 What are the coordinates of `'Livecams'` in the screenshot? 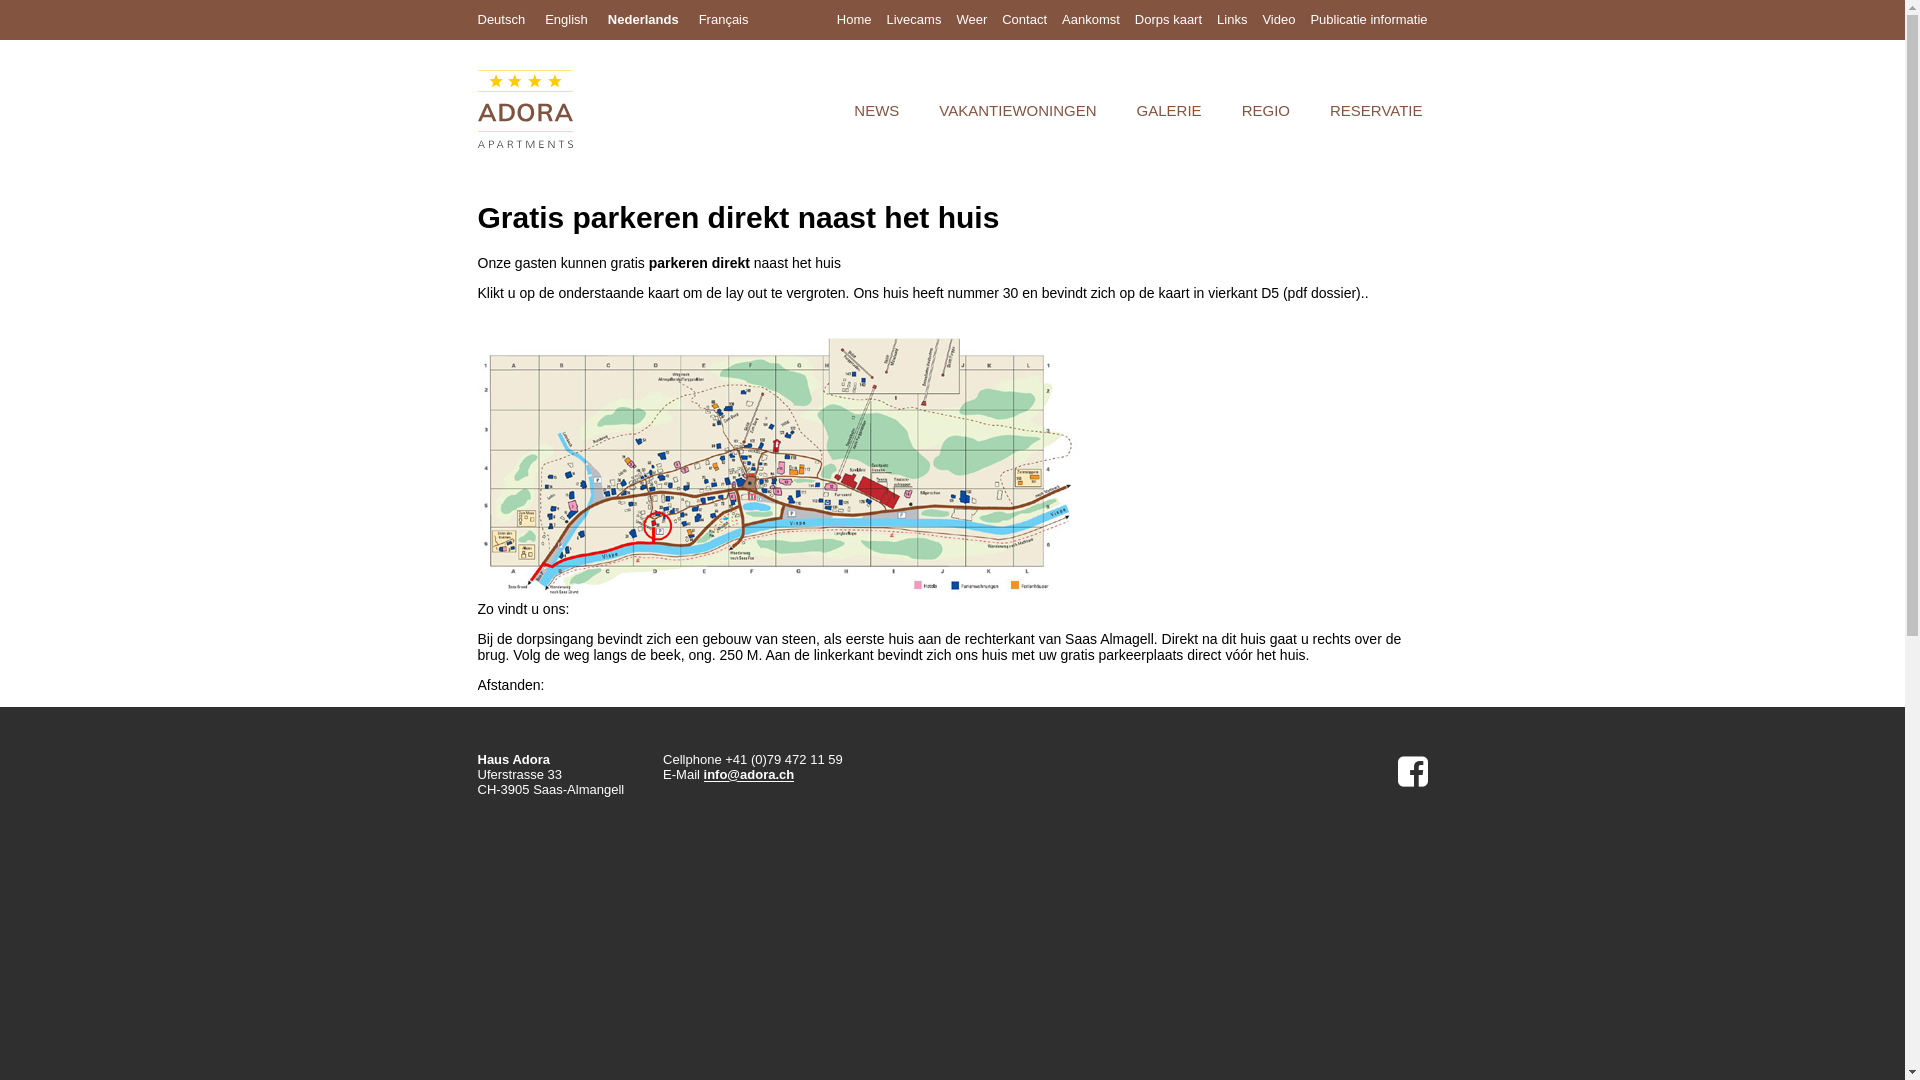 It's located at (912, 19).